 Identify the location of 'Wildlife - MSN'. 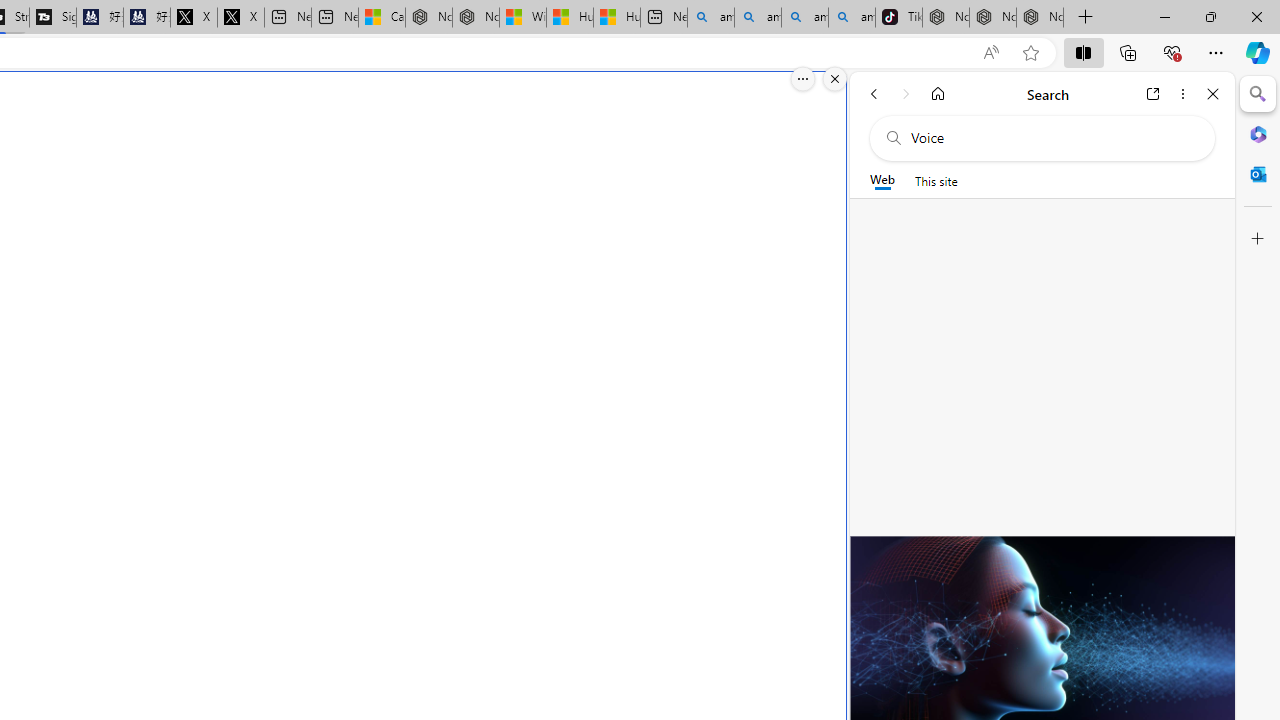
(523, 17).